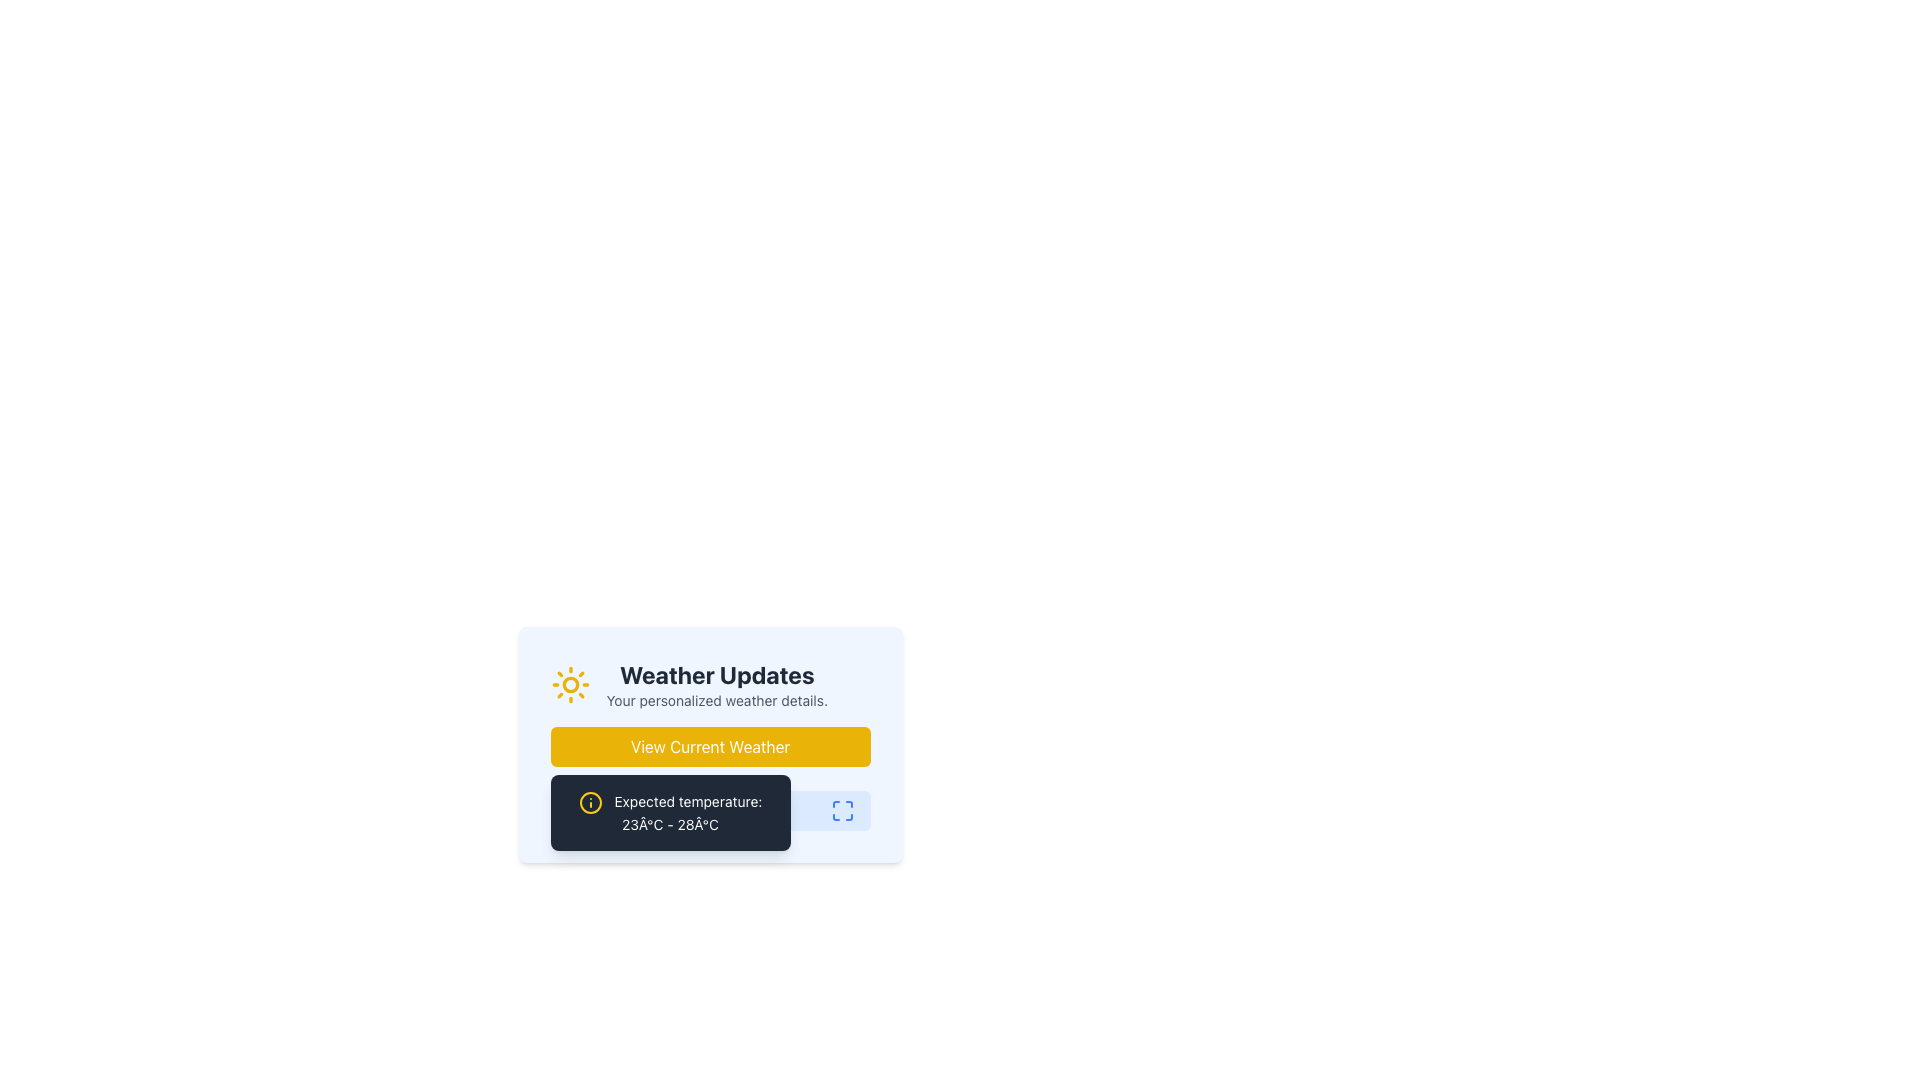 The height and width of the screenshot is (1080, 1920). Describe the element at coordinates (670, 813) in the screenshot. I see `the text label displaying 'Expected temperature: 23°C - 28°C' within the tooltip that appears below the 'View Current Weather' button` at that location.